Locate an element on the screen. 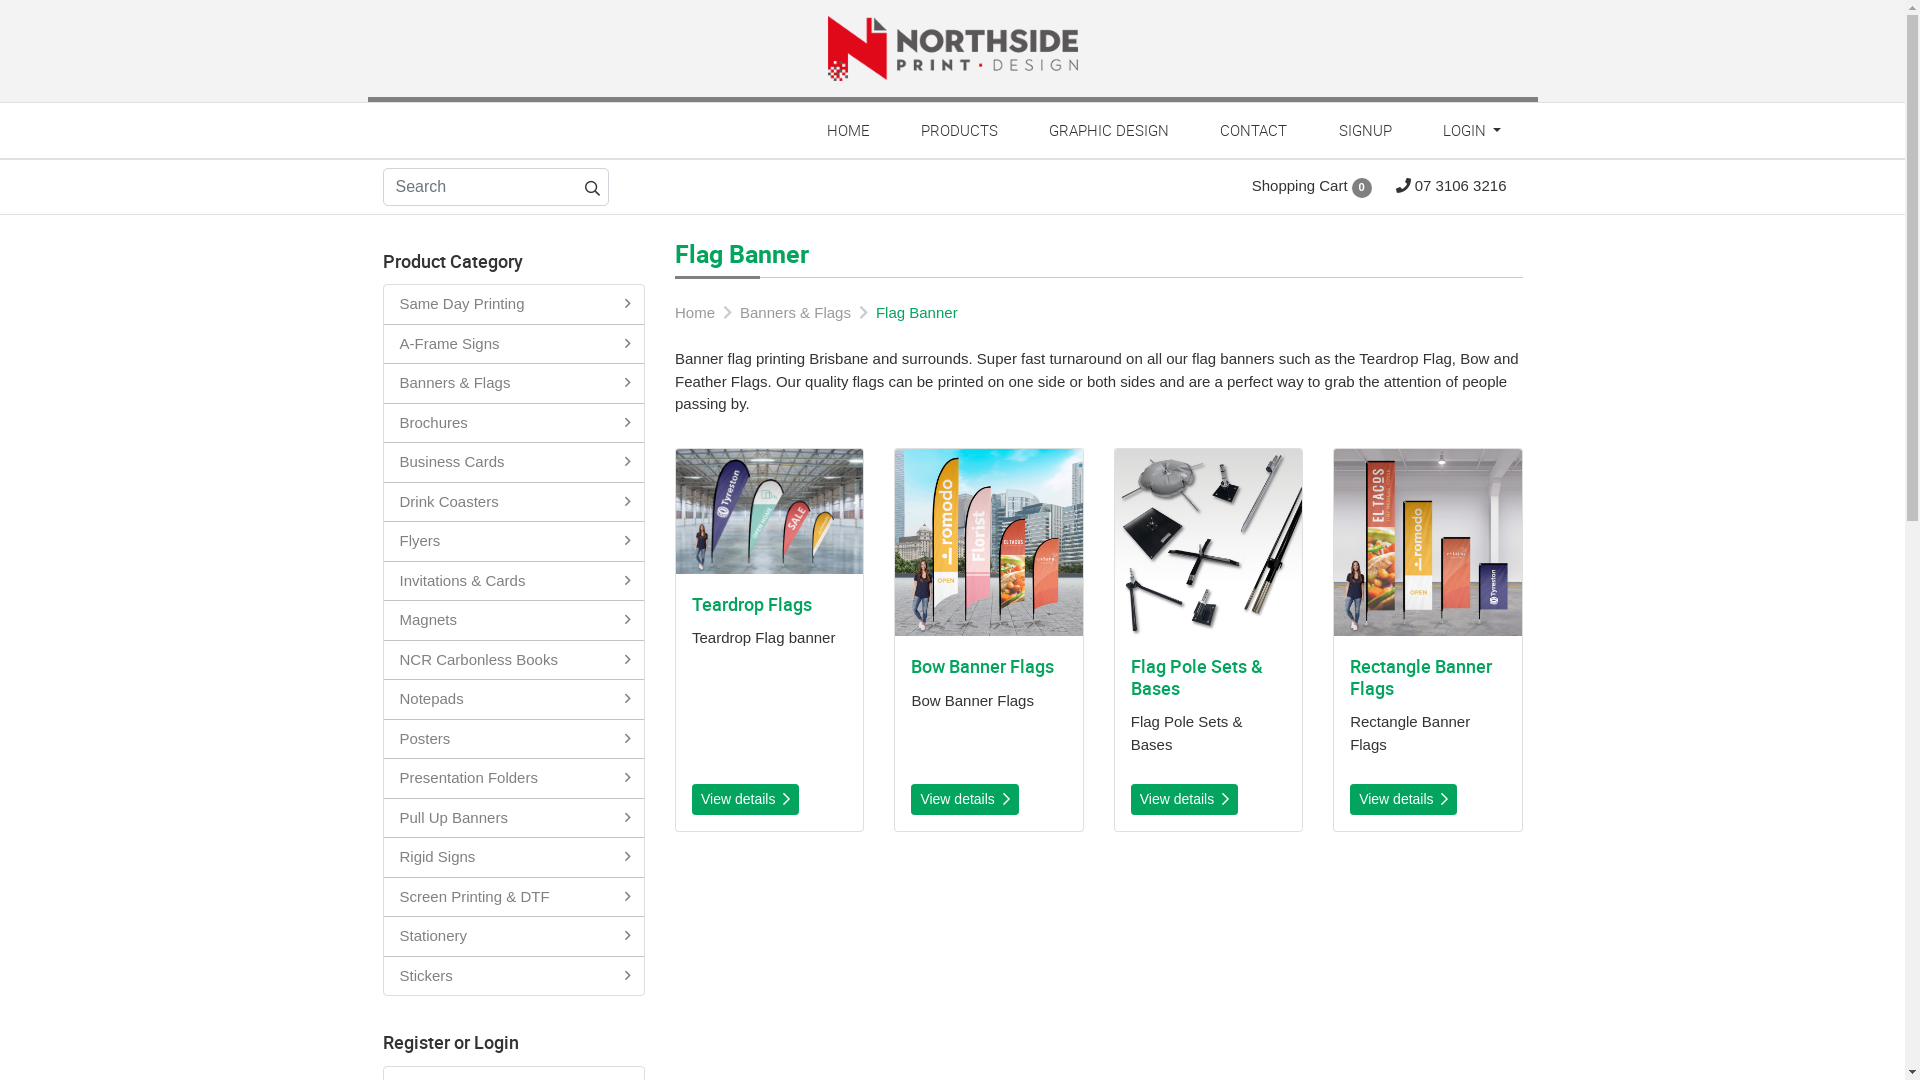  'Screen Printing & DTF' is located at coordinates (514, 896).